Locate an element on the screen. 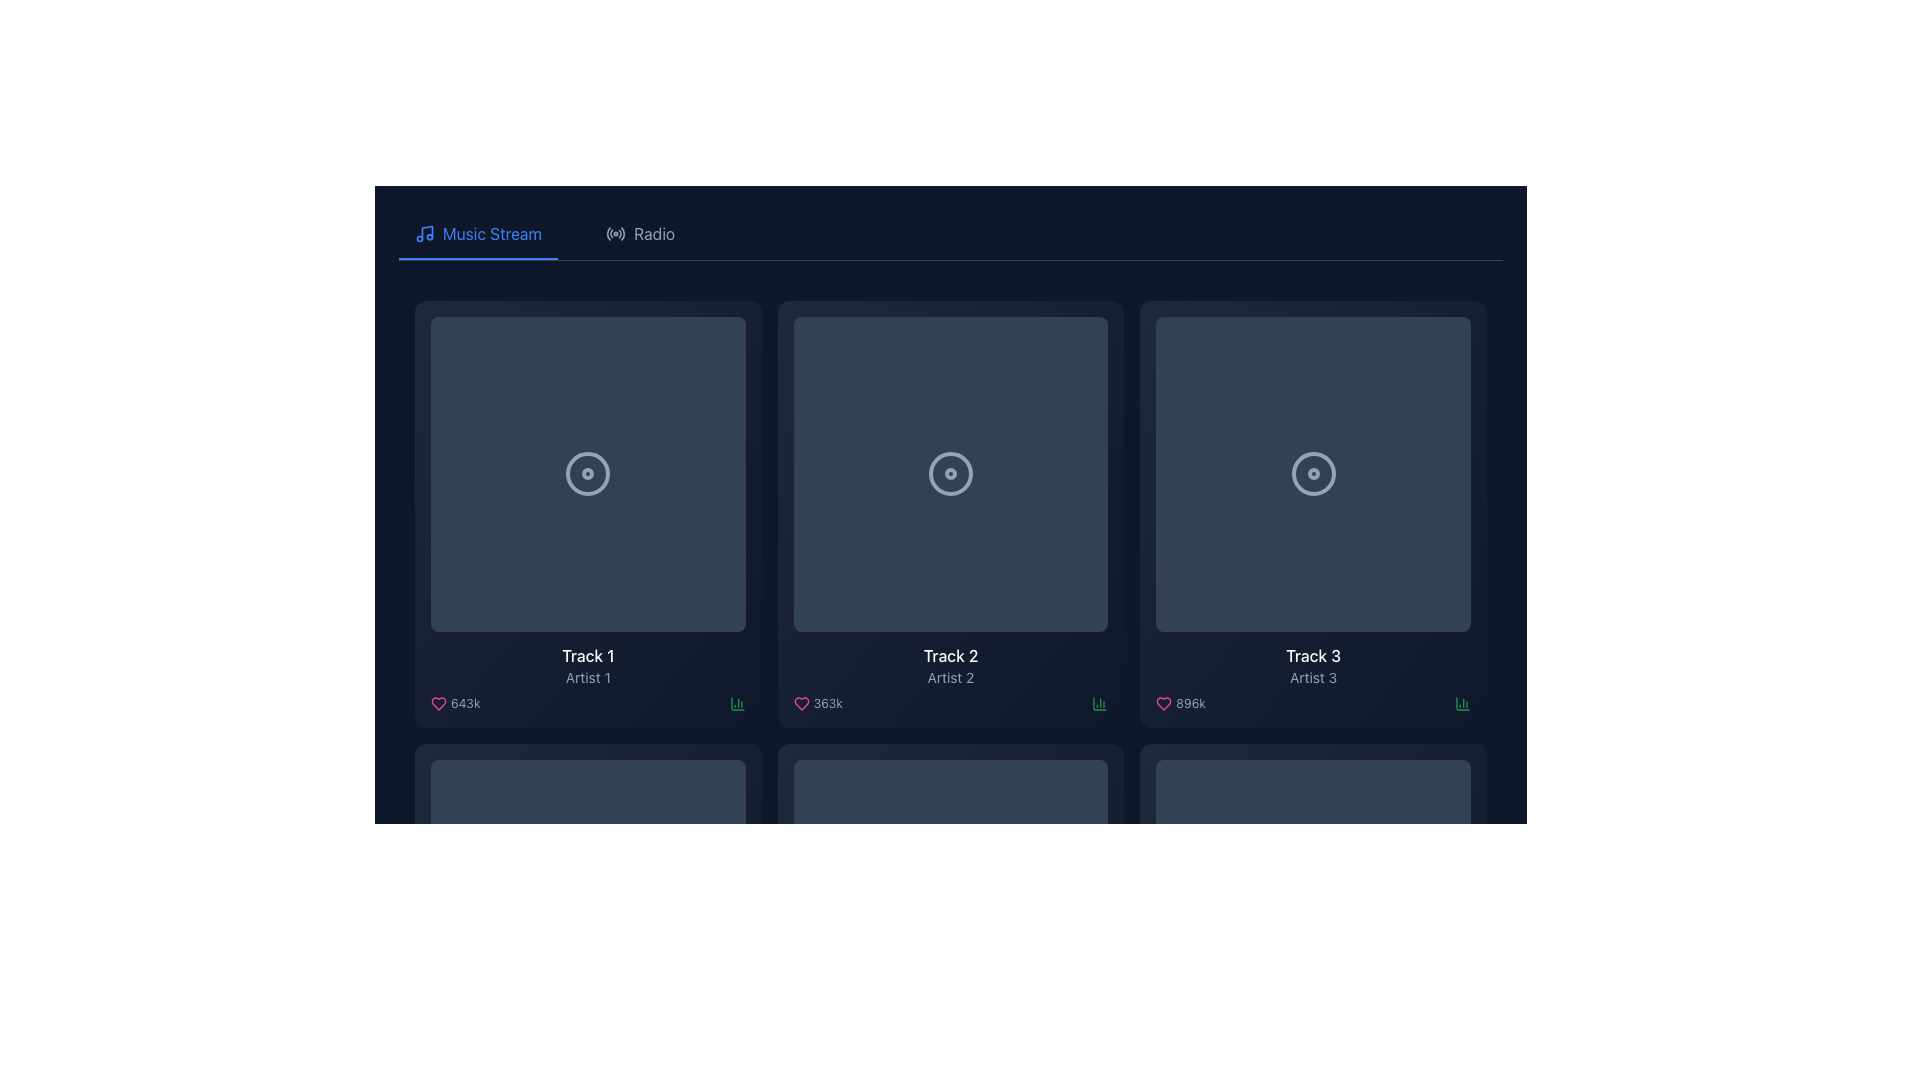 The image size is (1920, 1080). the text label indicating the name of the artist associated with 'Track 3', which is located below the 'Track 3' text and above the '896k' text is located at coordinates (1313, 676).